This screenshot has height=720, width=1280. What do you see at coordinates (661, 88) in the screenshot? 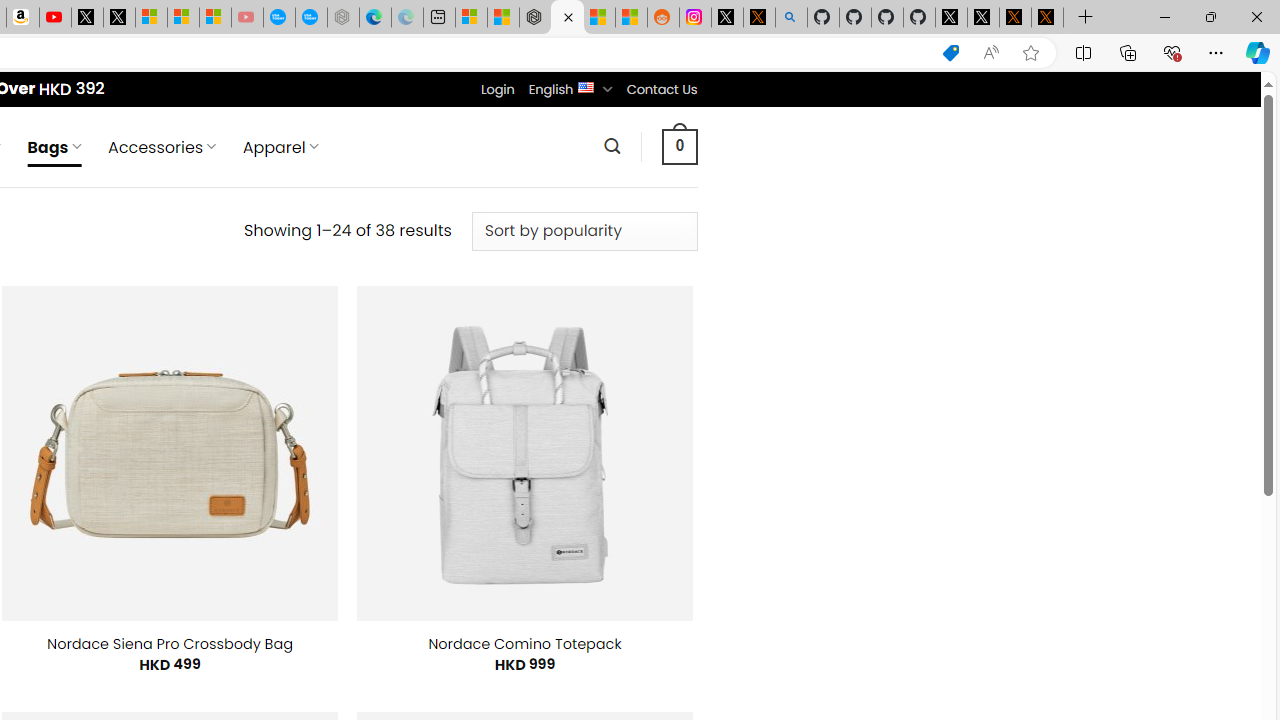
I see `'Contact Us'` at bounding box center [661, 88].